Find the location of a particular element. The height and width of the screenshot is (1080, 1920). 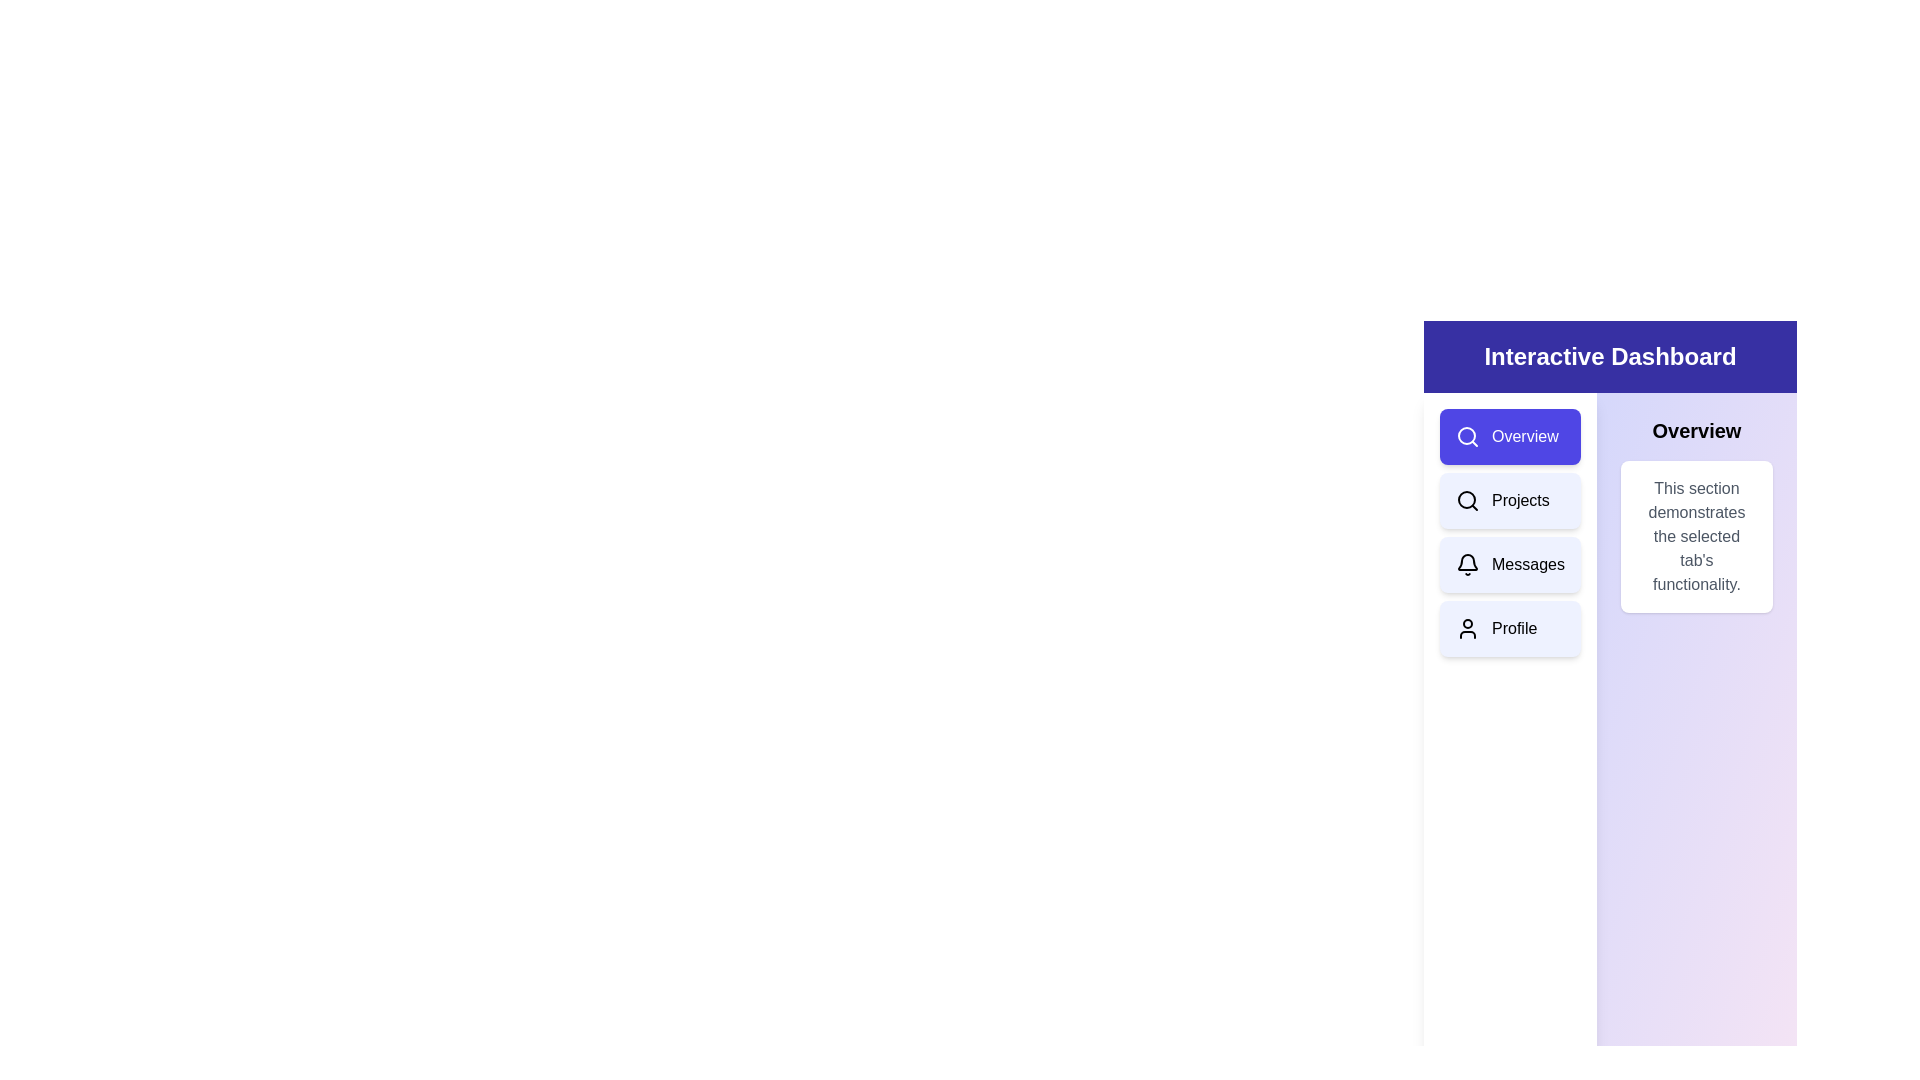

the text label displaying 'Messages' in black font, which is located in the vertical navigation menu between the 'Projects' and 'Profile' buttons is located at coordinates (1527, 564).